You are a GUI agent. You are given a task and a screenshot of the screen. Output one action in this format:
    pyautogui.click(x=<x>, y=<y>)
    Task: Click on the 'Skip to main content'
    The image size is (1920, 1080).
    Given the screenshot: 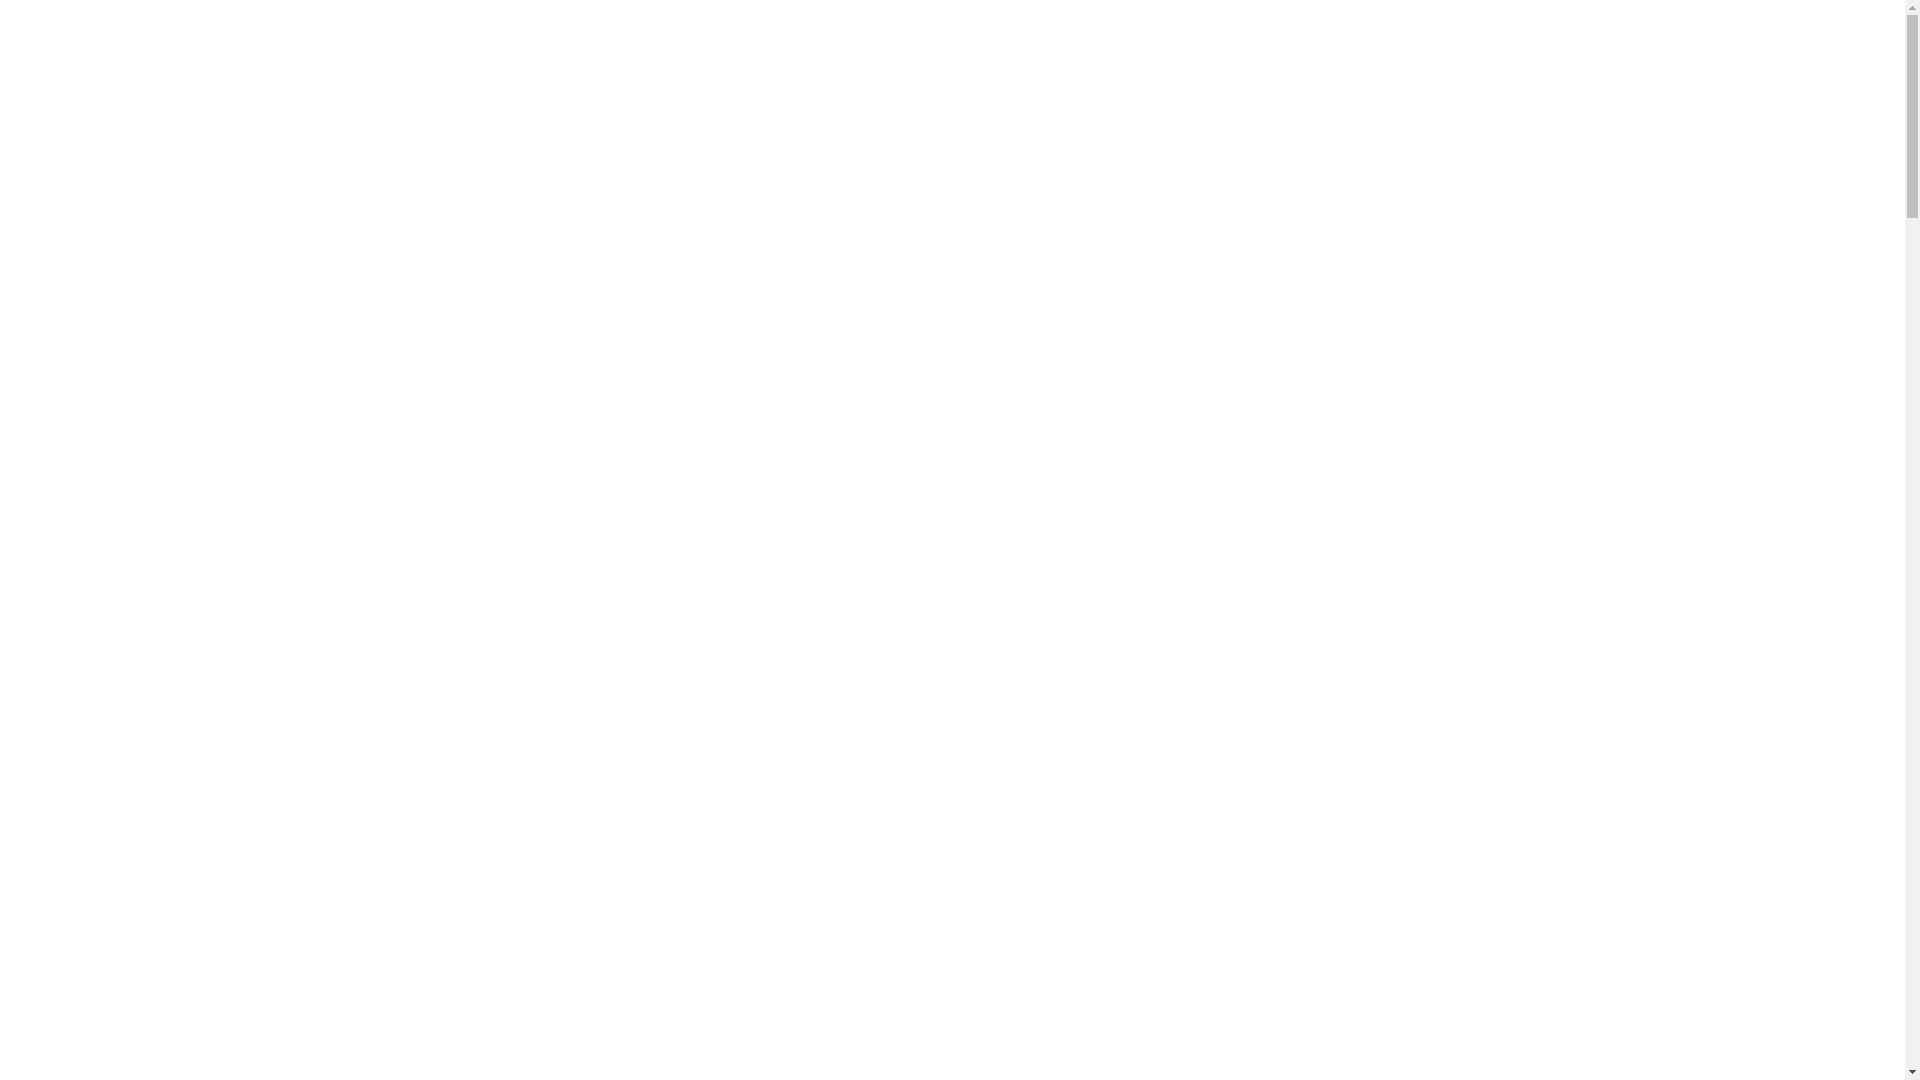 What is the action you would take?
    pyautogui.click(x=7, y=7)
    